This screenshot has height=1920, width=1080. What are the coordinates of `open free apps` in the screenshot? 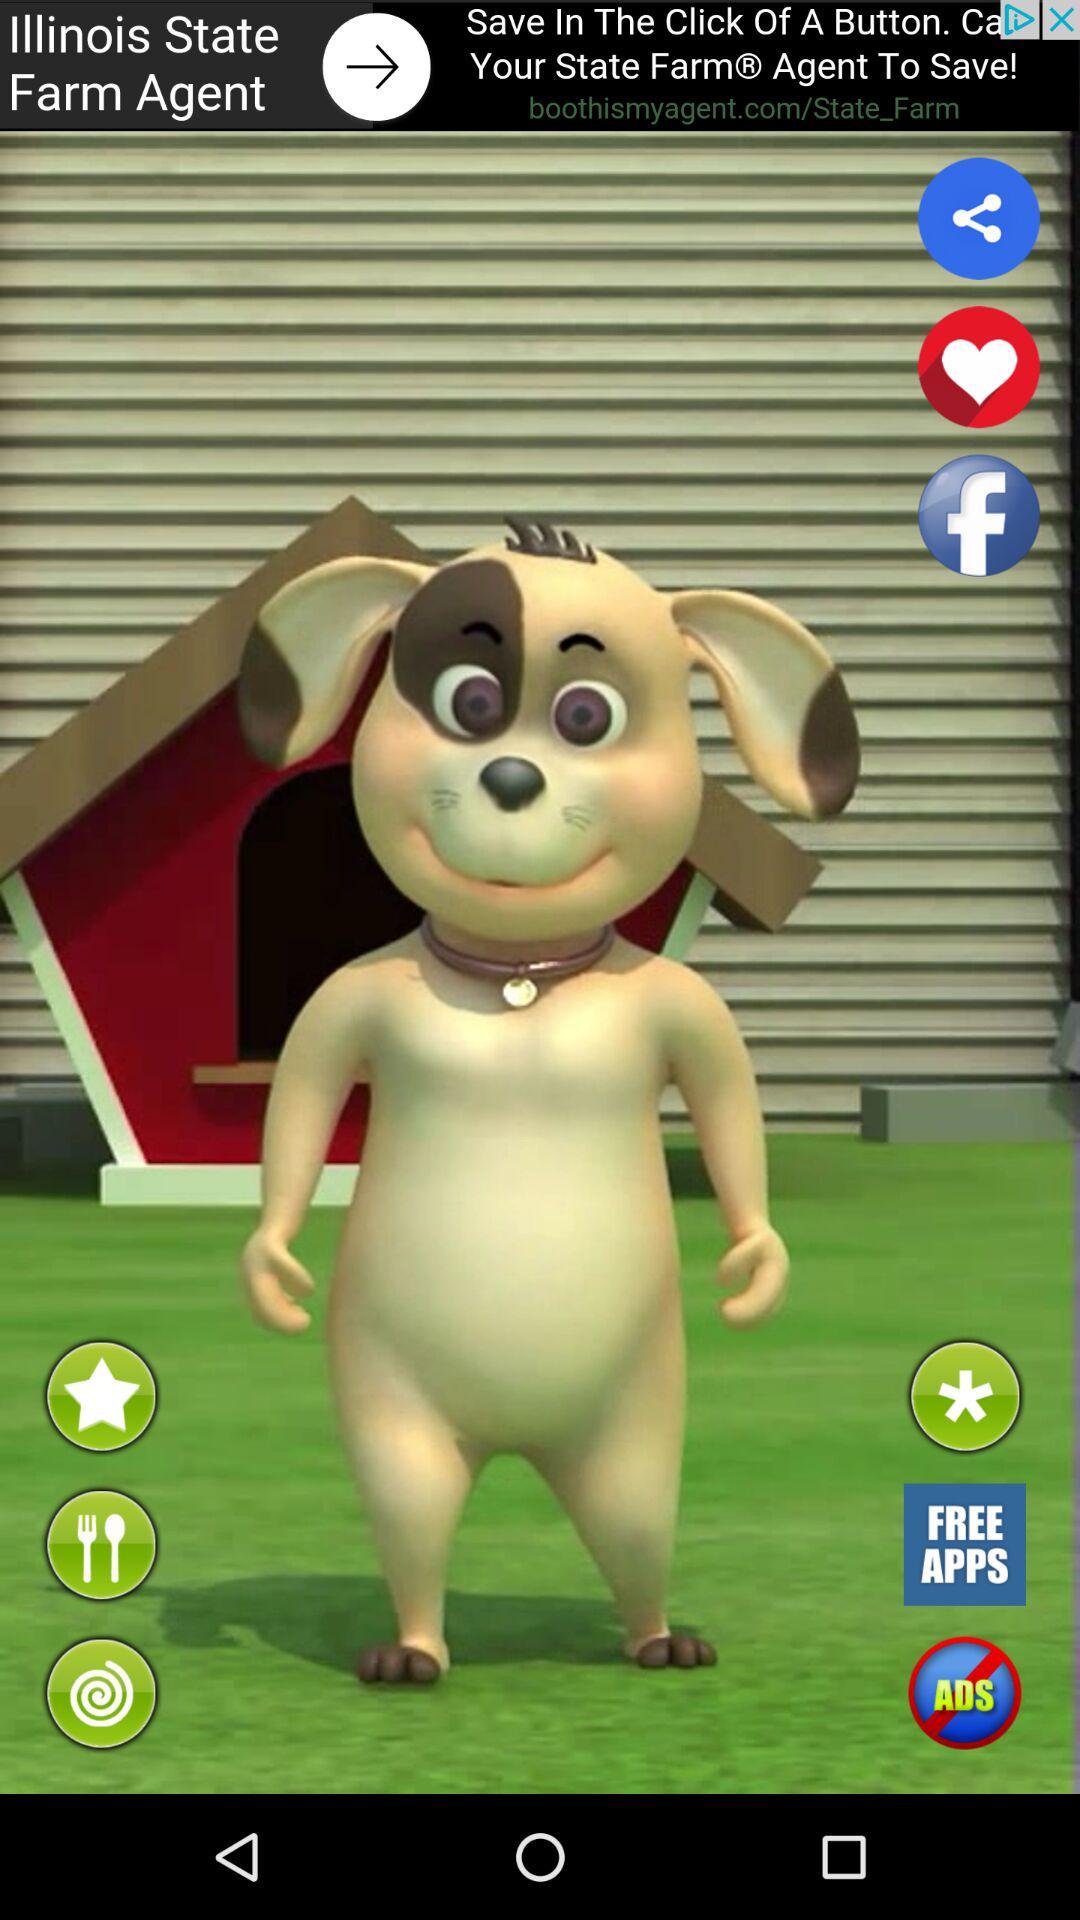 It's located at (963, 1543).